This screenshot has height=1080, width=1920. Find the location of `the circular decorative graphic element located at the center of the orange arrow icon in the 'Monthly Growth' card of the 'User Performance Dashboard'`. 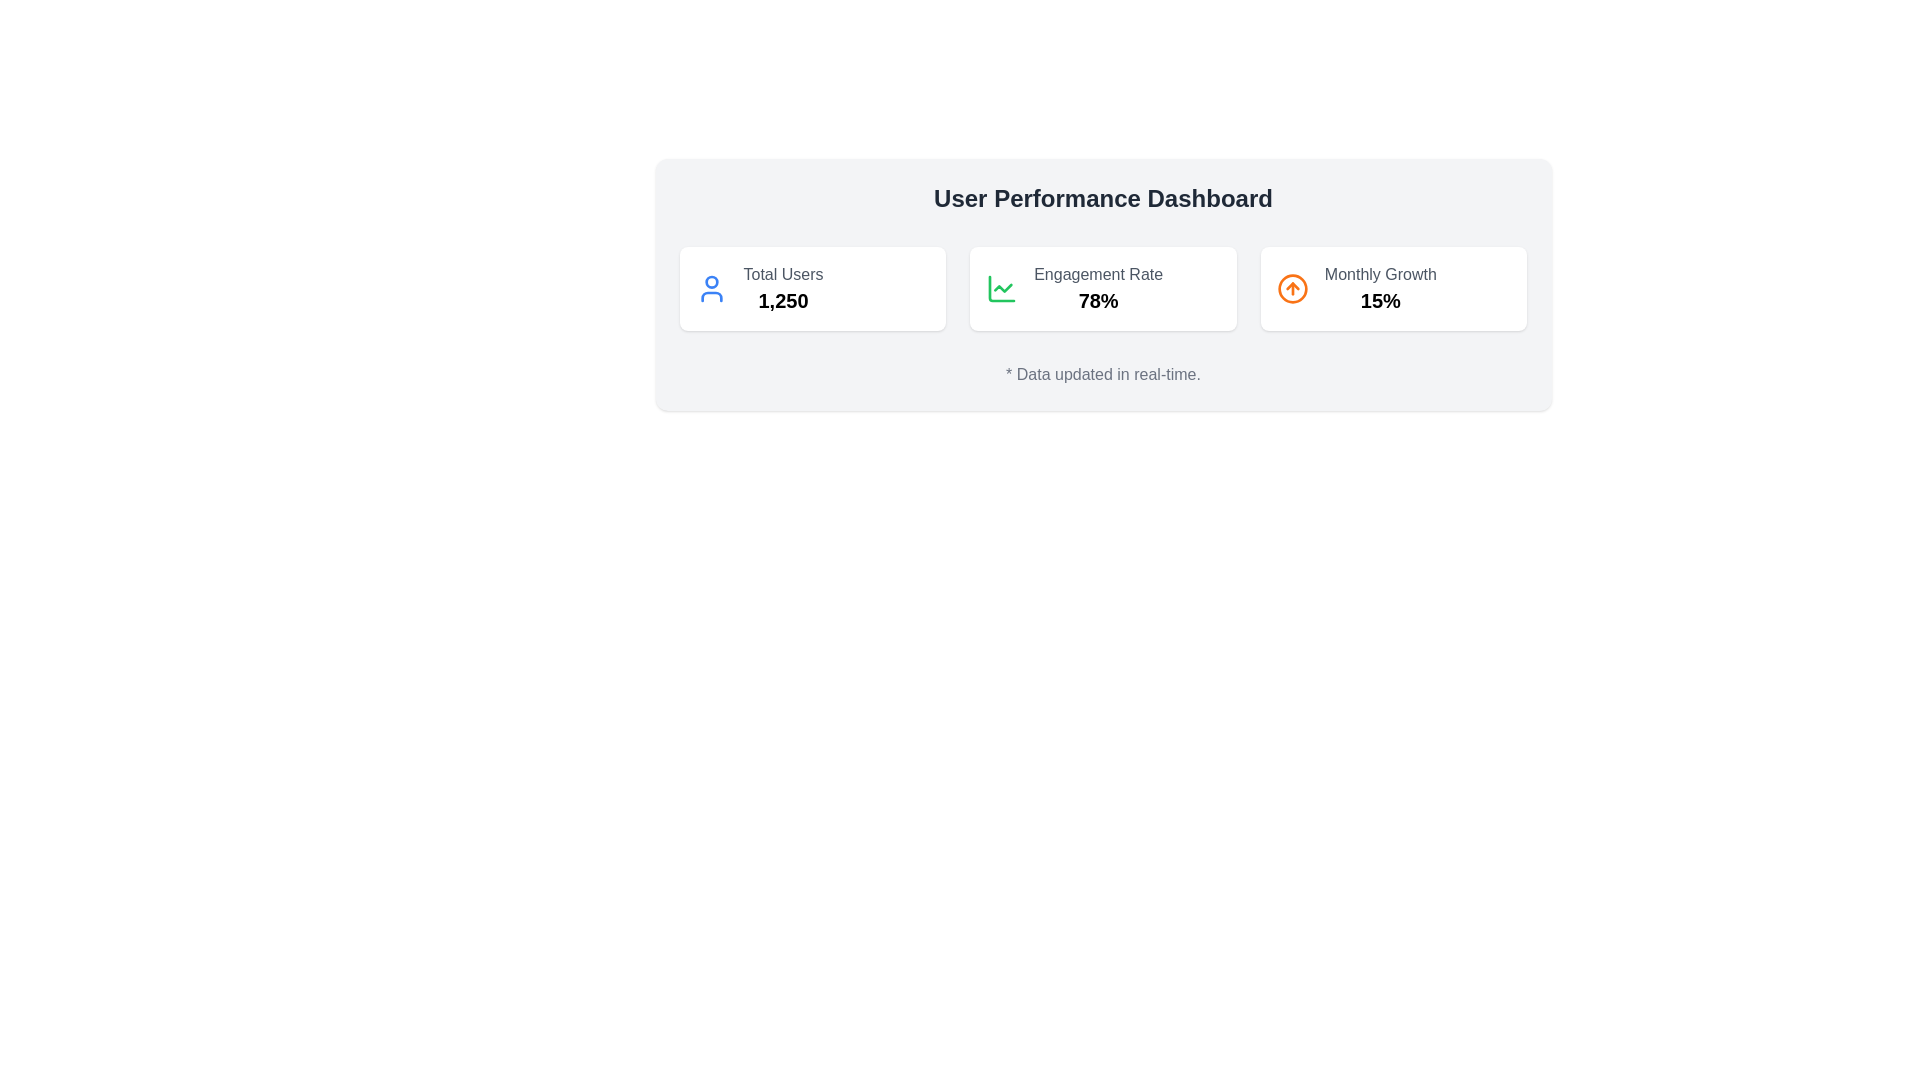

the circular decorative graphic element located at the center of the orange arrow icon in the 'Monthly Growth' card of the 'User Performance Dashboard' is located at coordinates (1292, 289).